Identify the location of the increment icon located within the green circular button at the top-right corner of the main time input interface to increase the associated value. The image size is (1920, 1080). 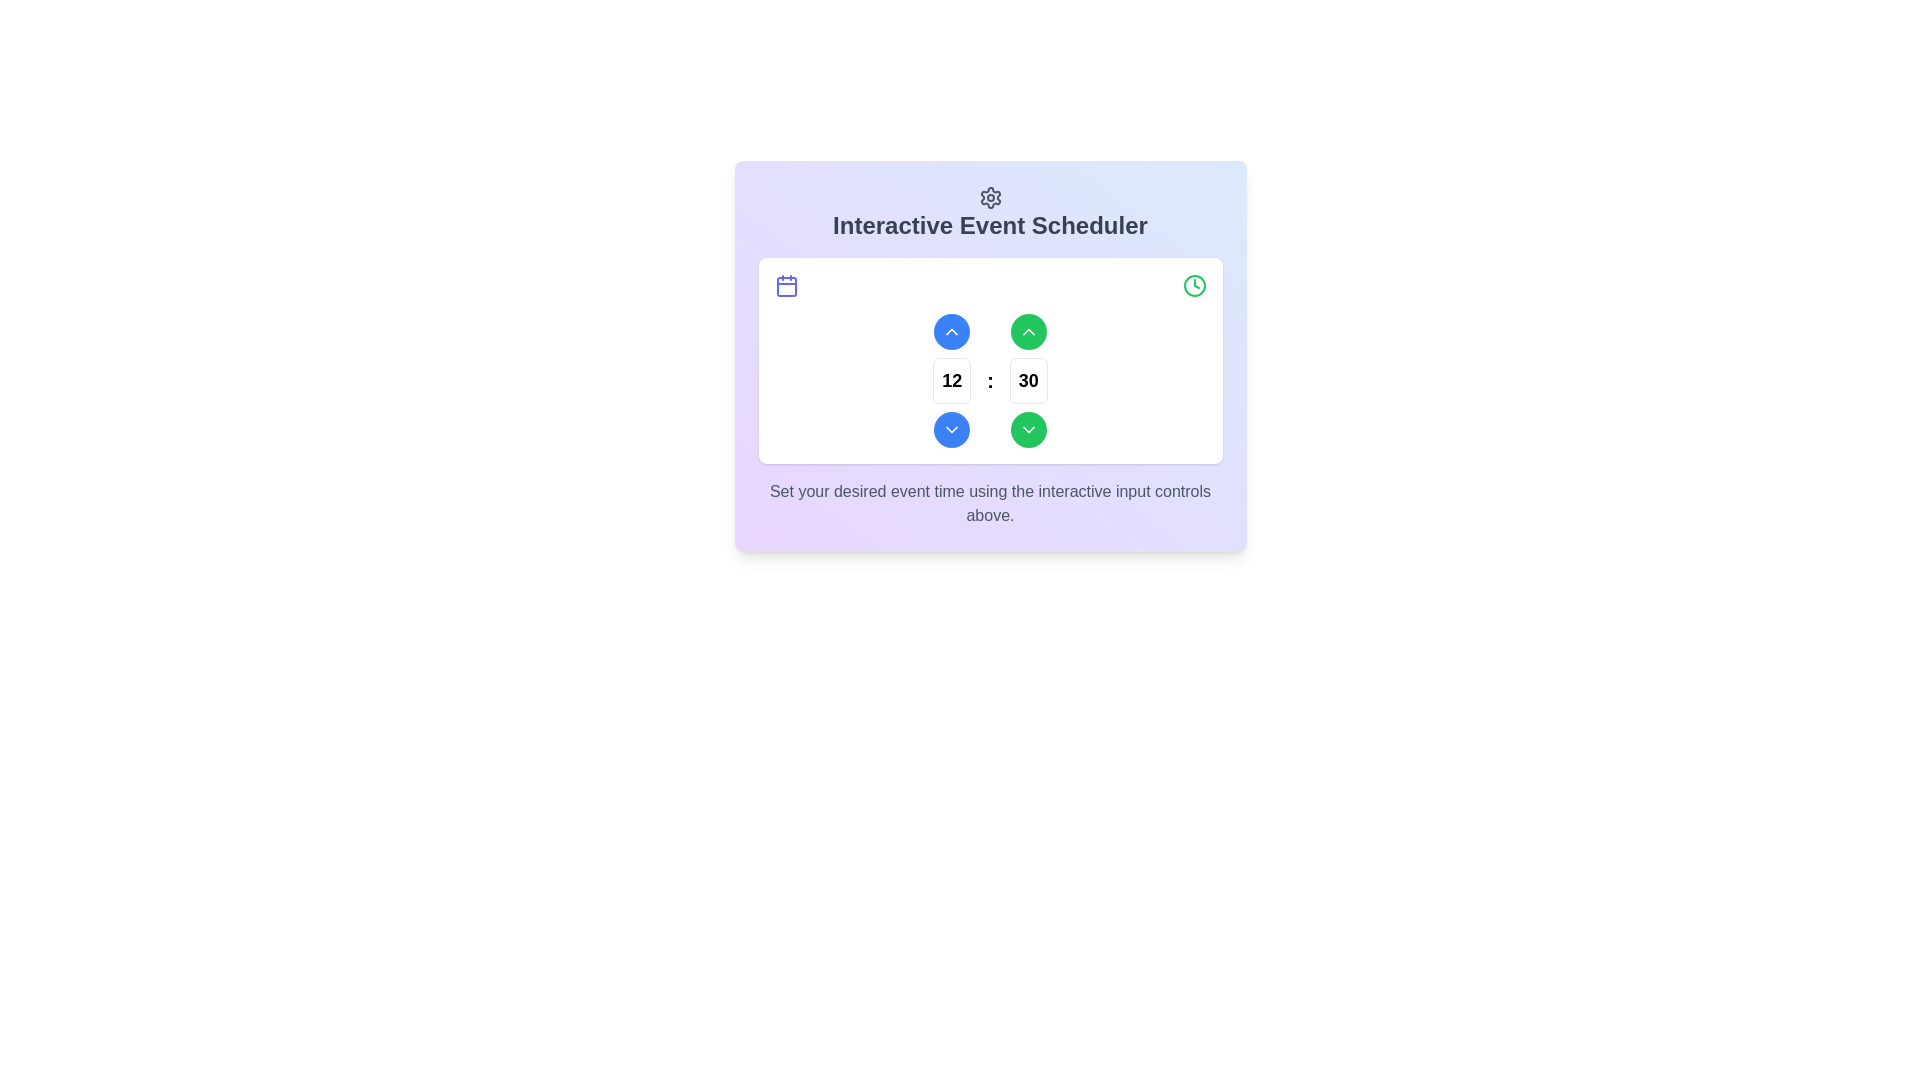
(1028, 330).